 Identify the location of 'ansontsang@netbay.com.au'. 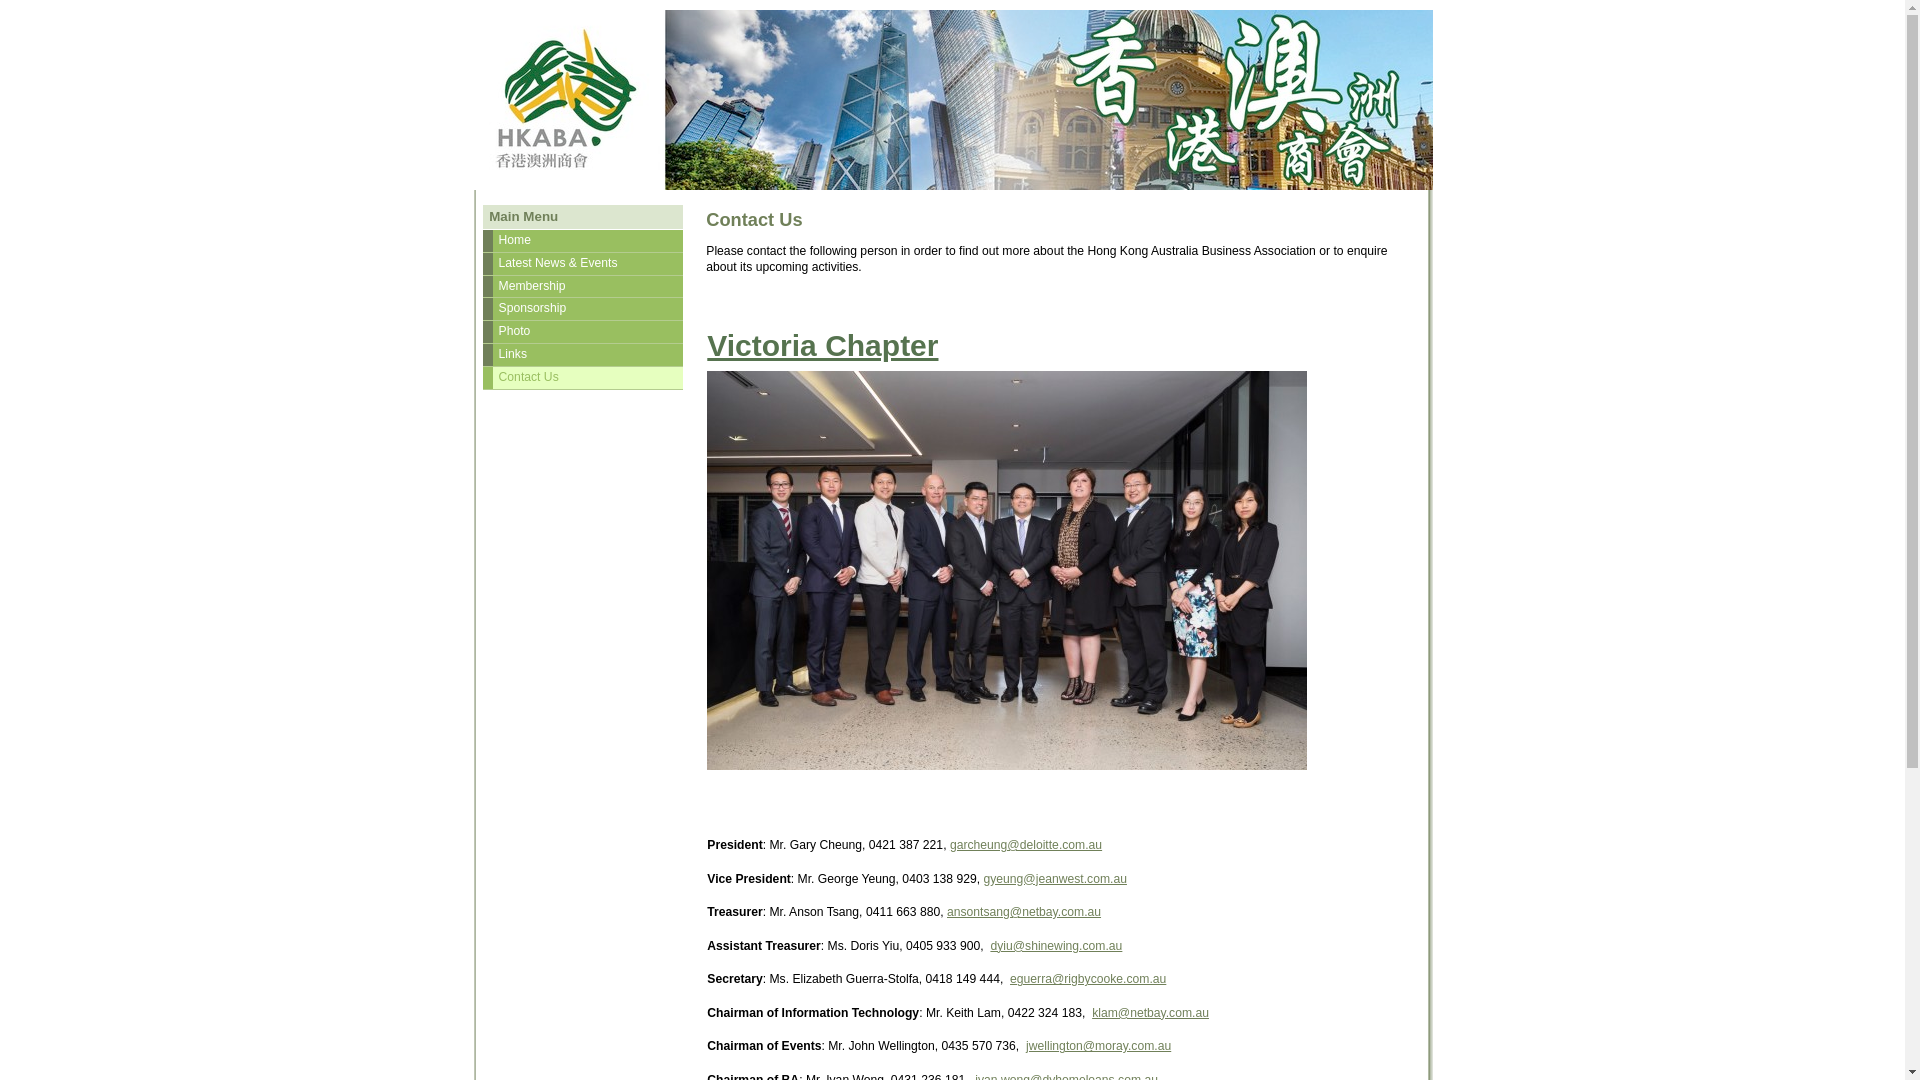
(1023, 911).